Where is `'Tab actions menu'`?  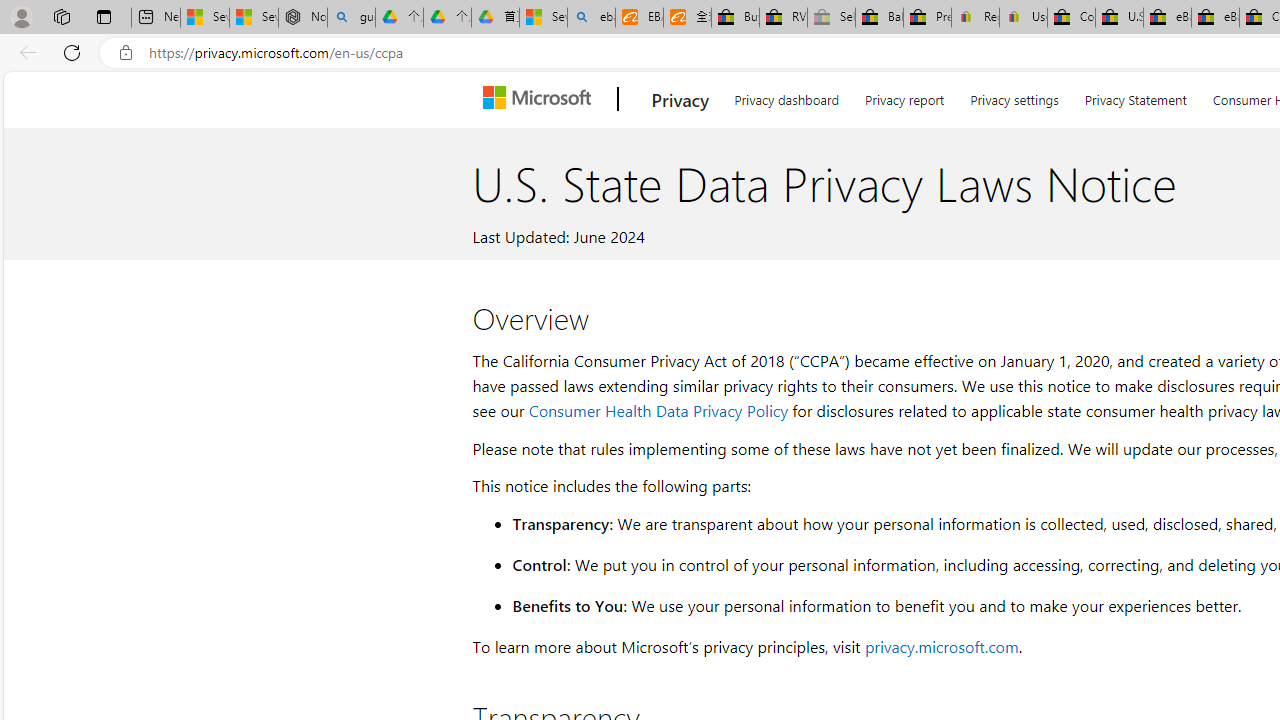
'Tab actions menu' is located at coordinates (103, 16).